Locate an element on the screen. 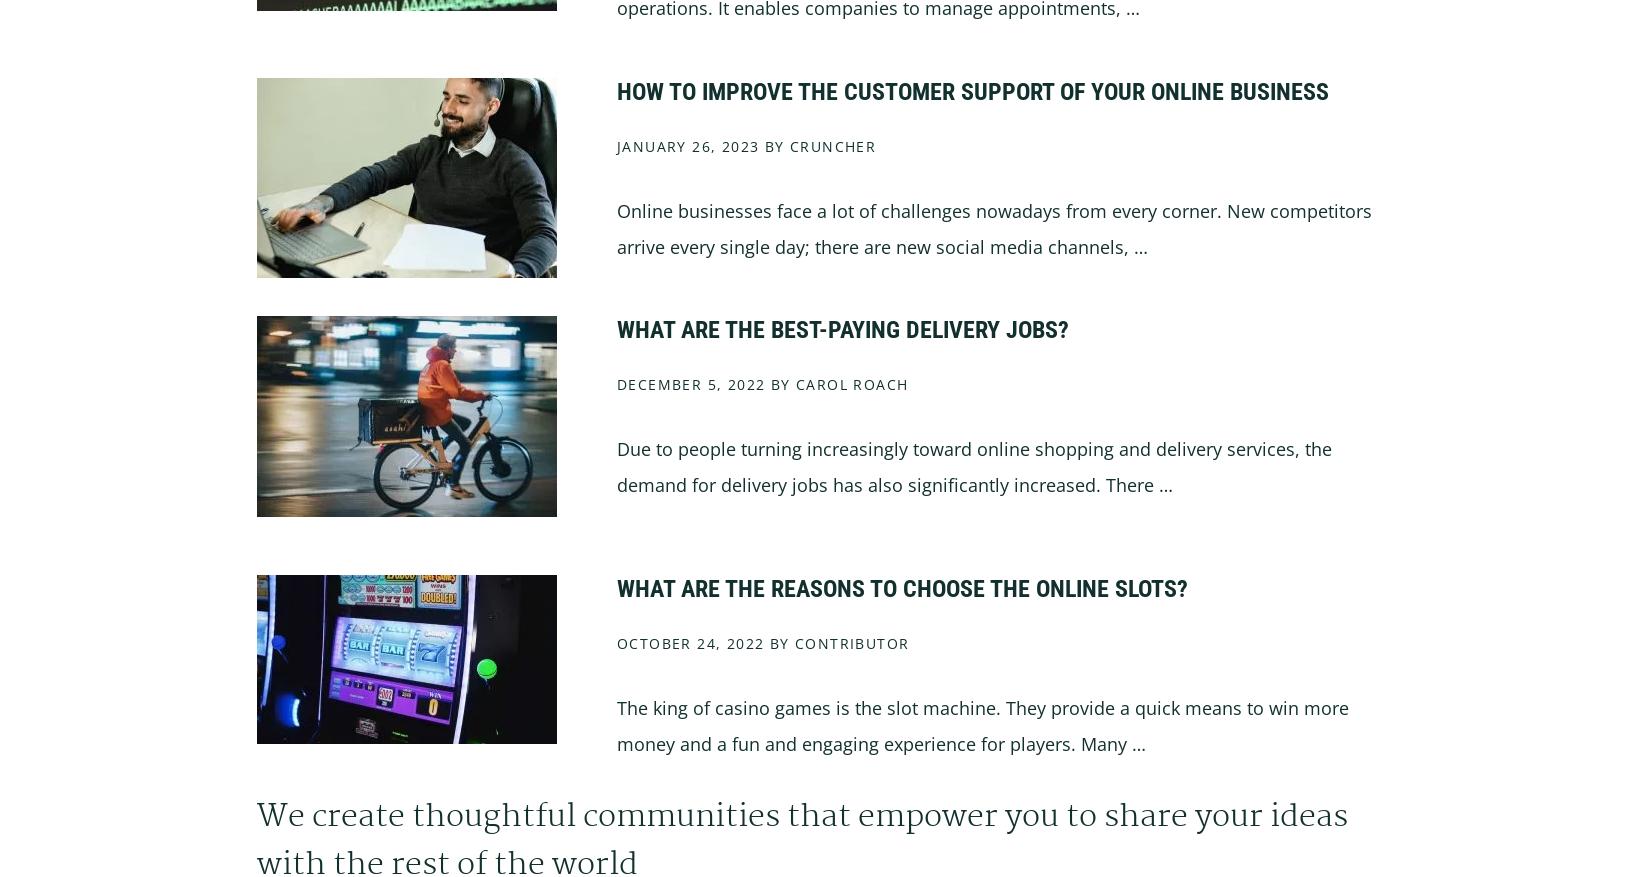 This screenshot has width=1650, height=877. 'Due to people turning increasingly toward online shopping and delivery services, the demand for delivery jobs has also significantly increased. There …' is located at coordinates (615, 466).